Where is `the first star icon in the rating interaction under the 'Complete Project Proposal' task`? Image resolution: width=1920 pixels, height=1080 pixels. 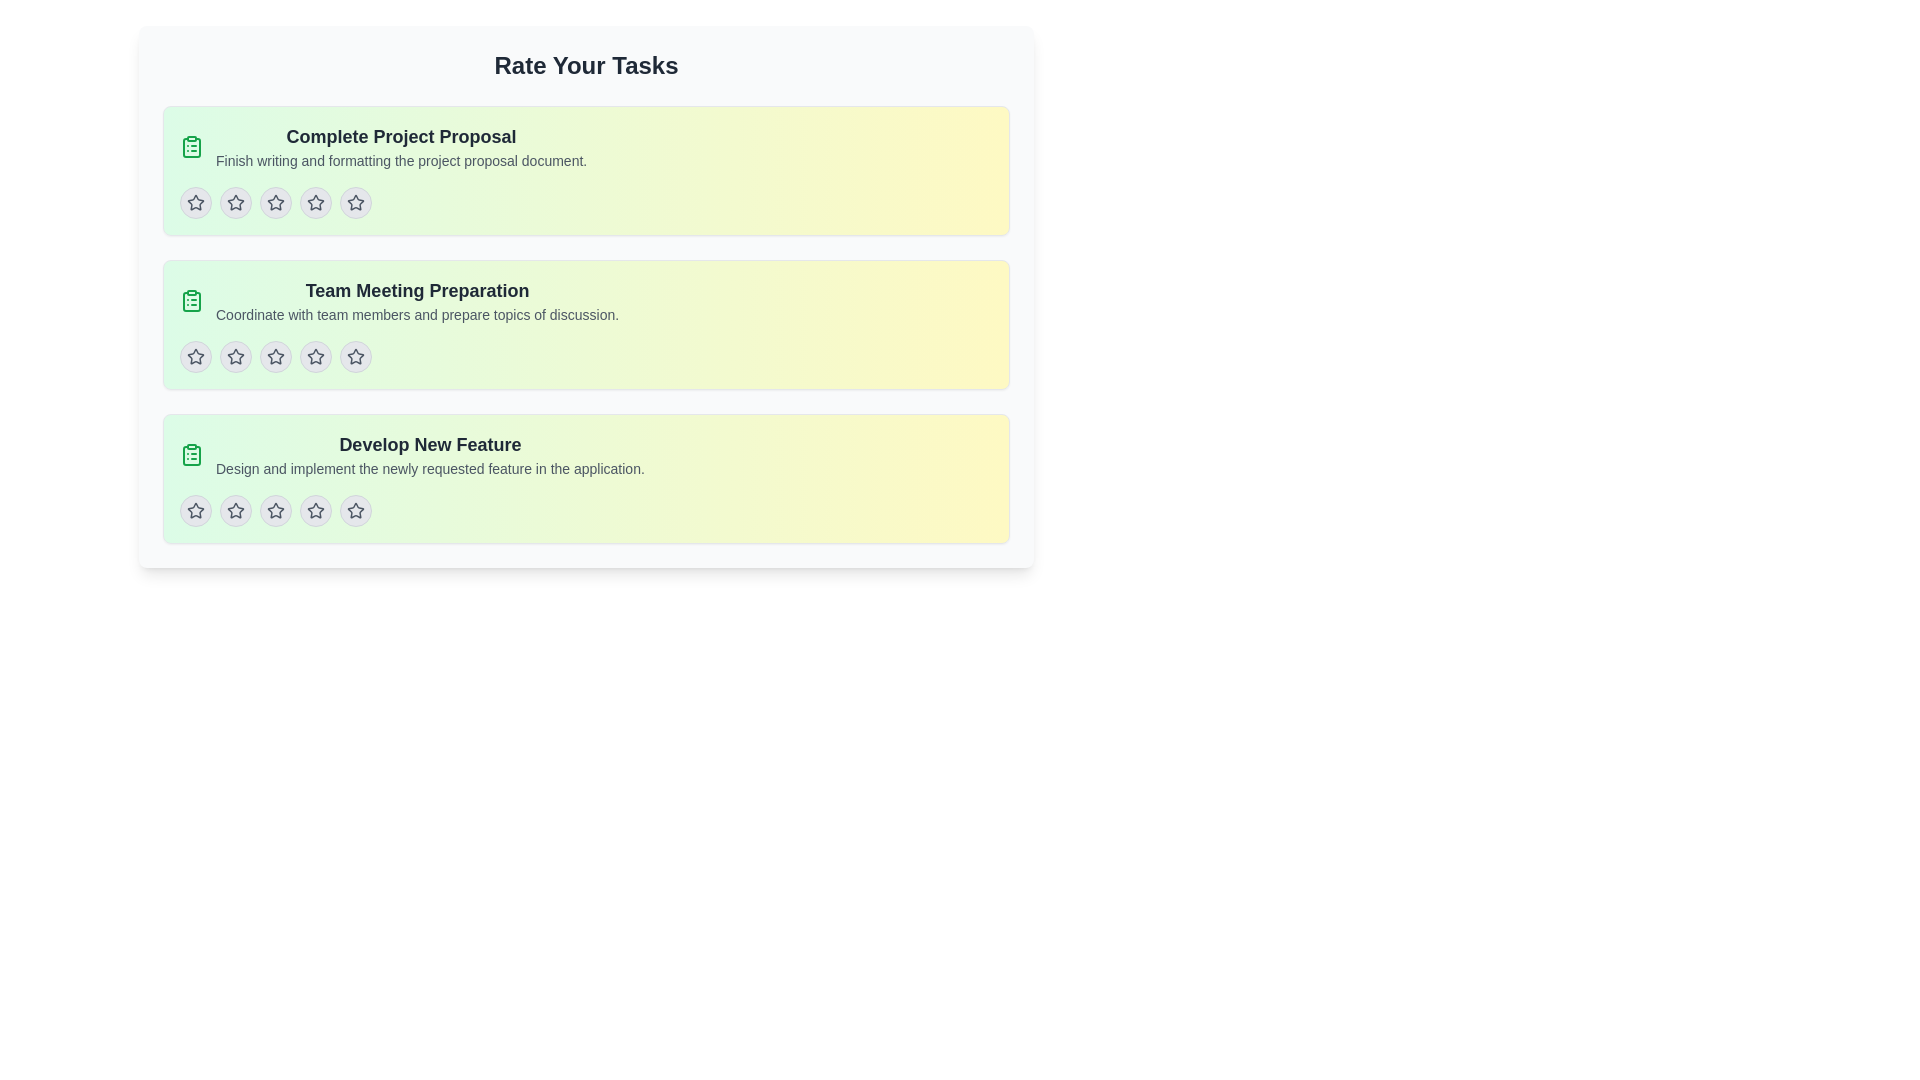 the first star icon in the rating interaction under the 'Complete Project Proposal' task is located at coordinates (235, 202).